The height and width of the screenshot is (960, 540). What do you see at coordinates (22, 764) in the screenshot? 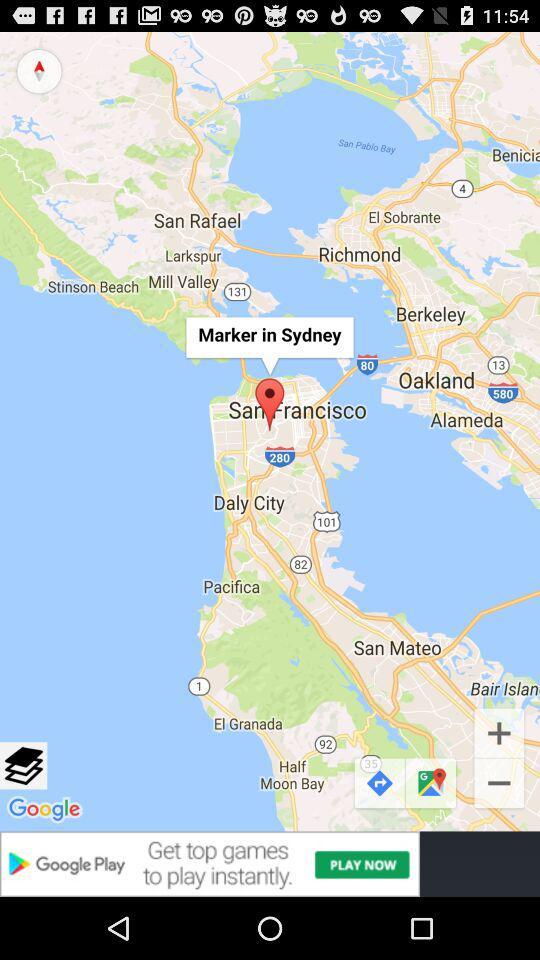
I see `view` at bounding box center [22, 764].